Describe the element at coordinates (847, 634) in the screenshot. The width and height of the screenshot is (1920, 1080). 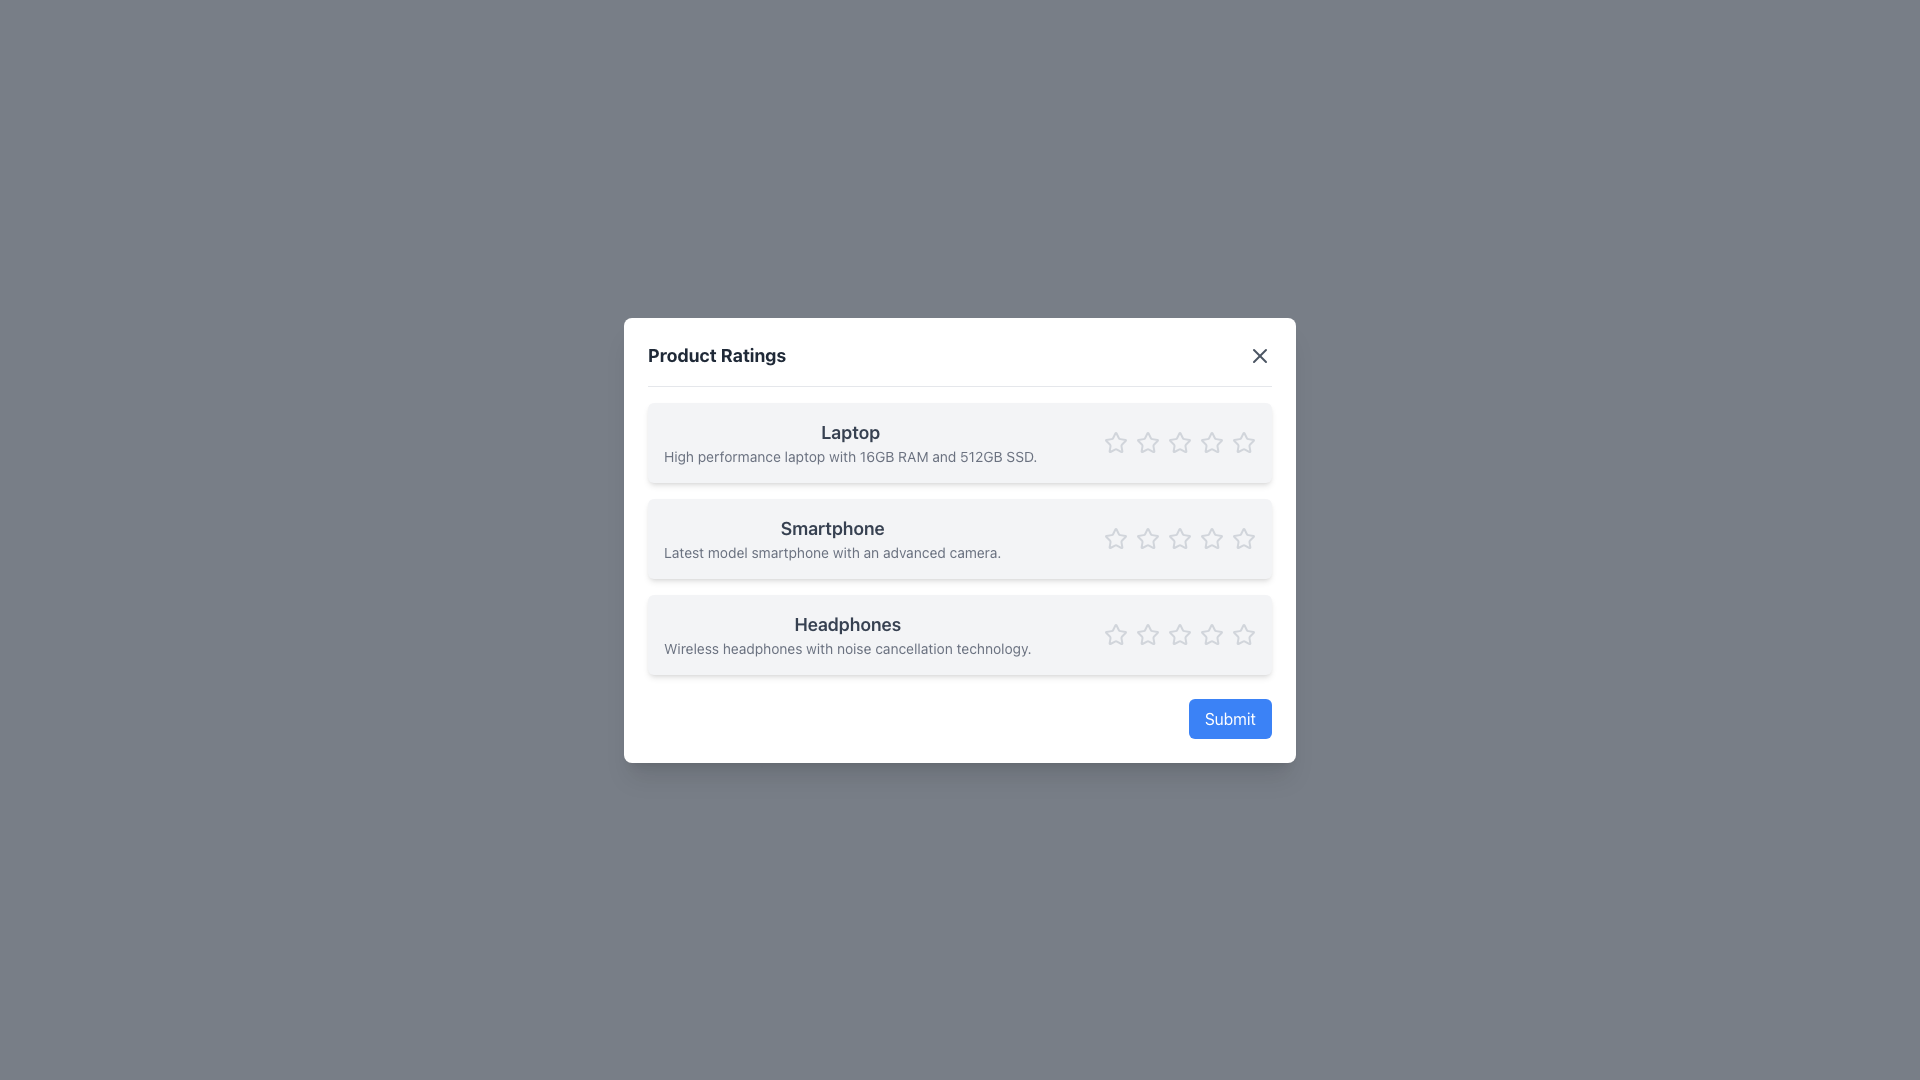
I see `the text block displaying the title 'Headphones' which is located under the 'Product Ratings' section, specifically in the third row of product descriptions` at that location.